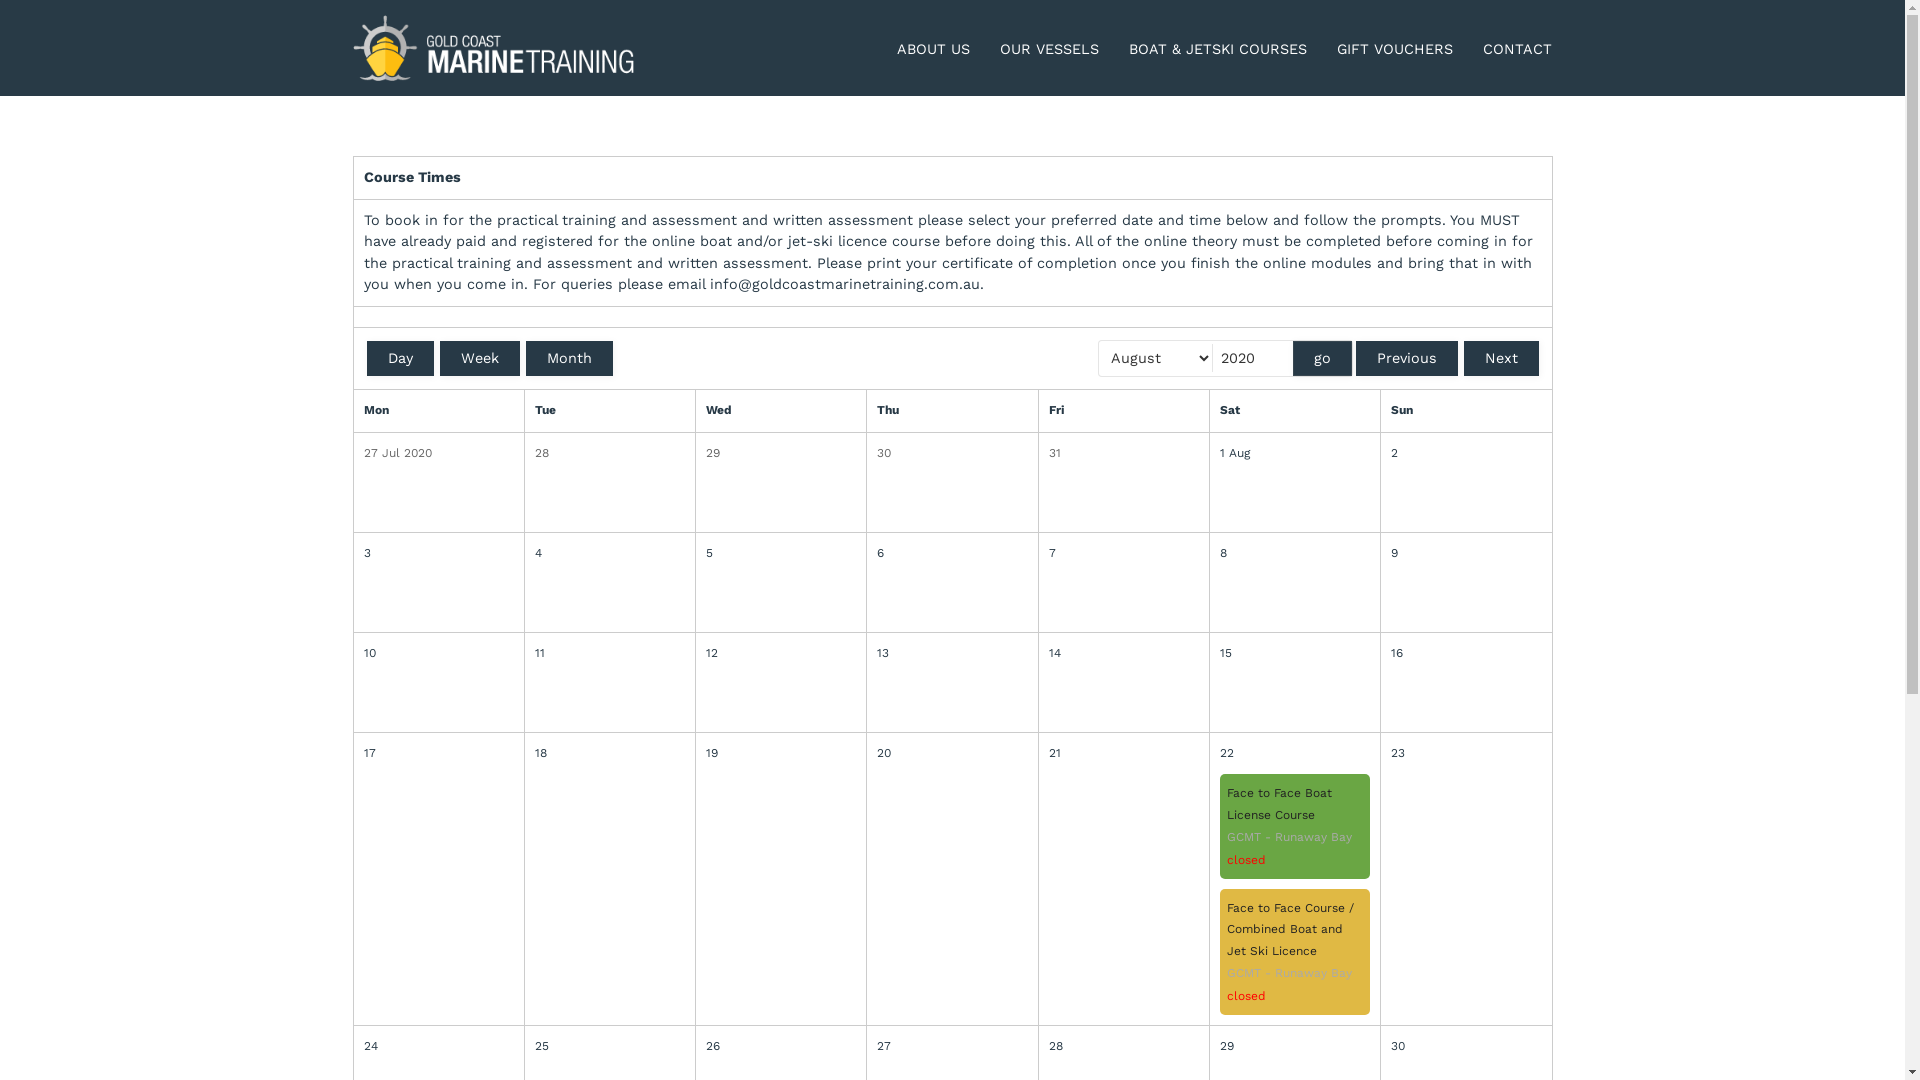  What do you see at coordinates (399, 357) in the screenshot?
I see `'Day'` at bounding box center [399, 357].